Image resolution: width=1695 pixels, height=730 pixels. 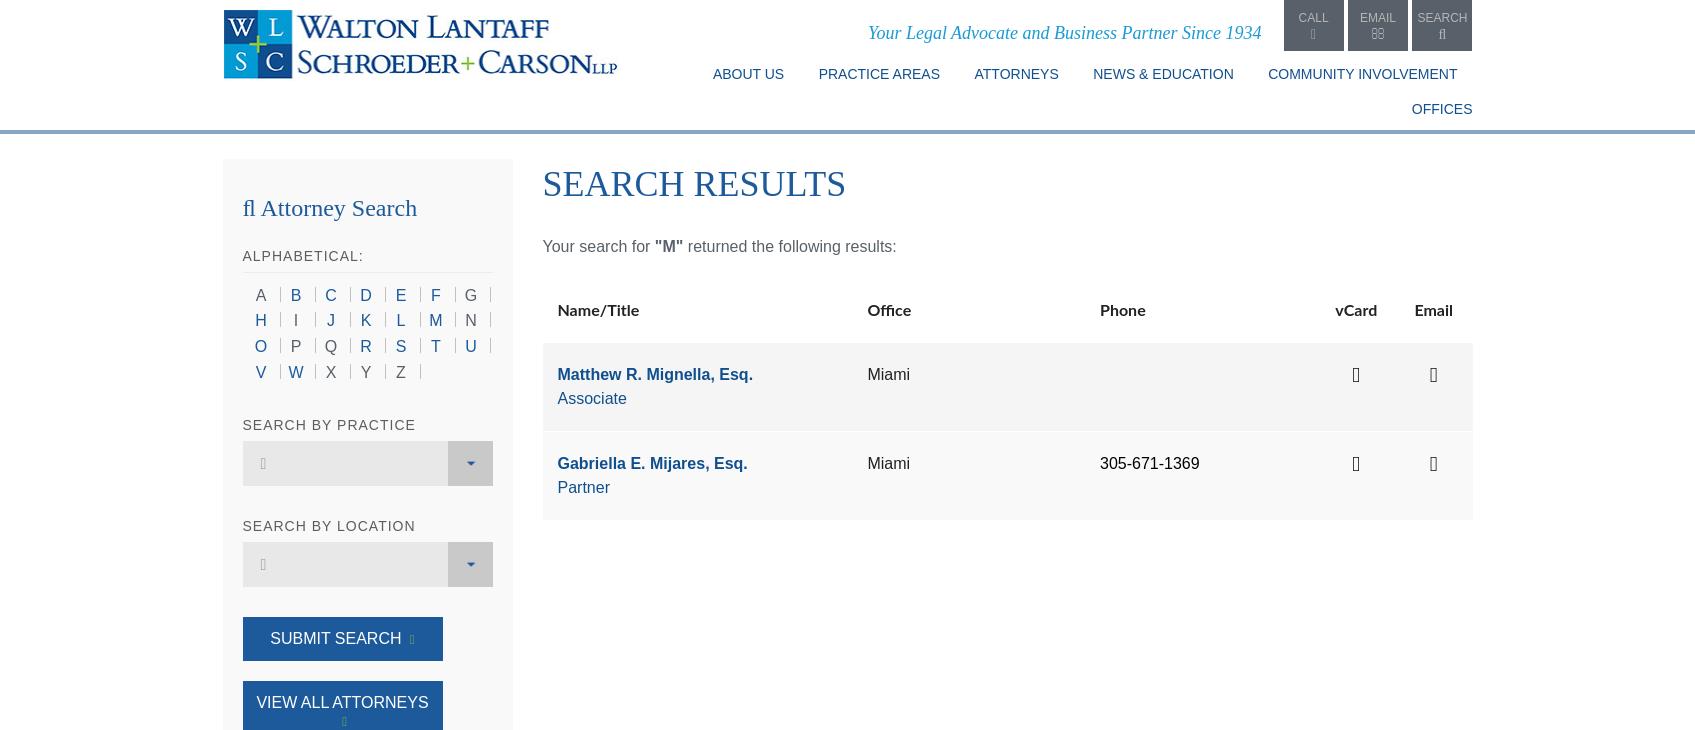 I want to click on 'Name/Title', so click(x=596, y=310).